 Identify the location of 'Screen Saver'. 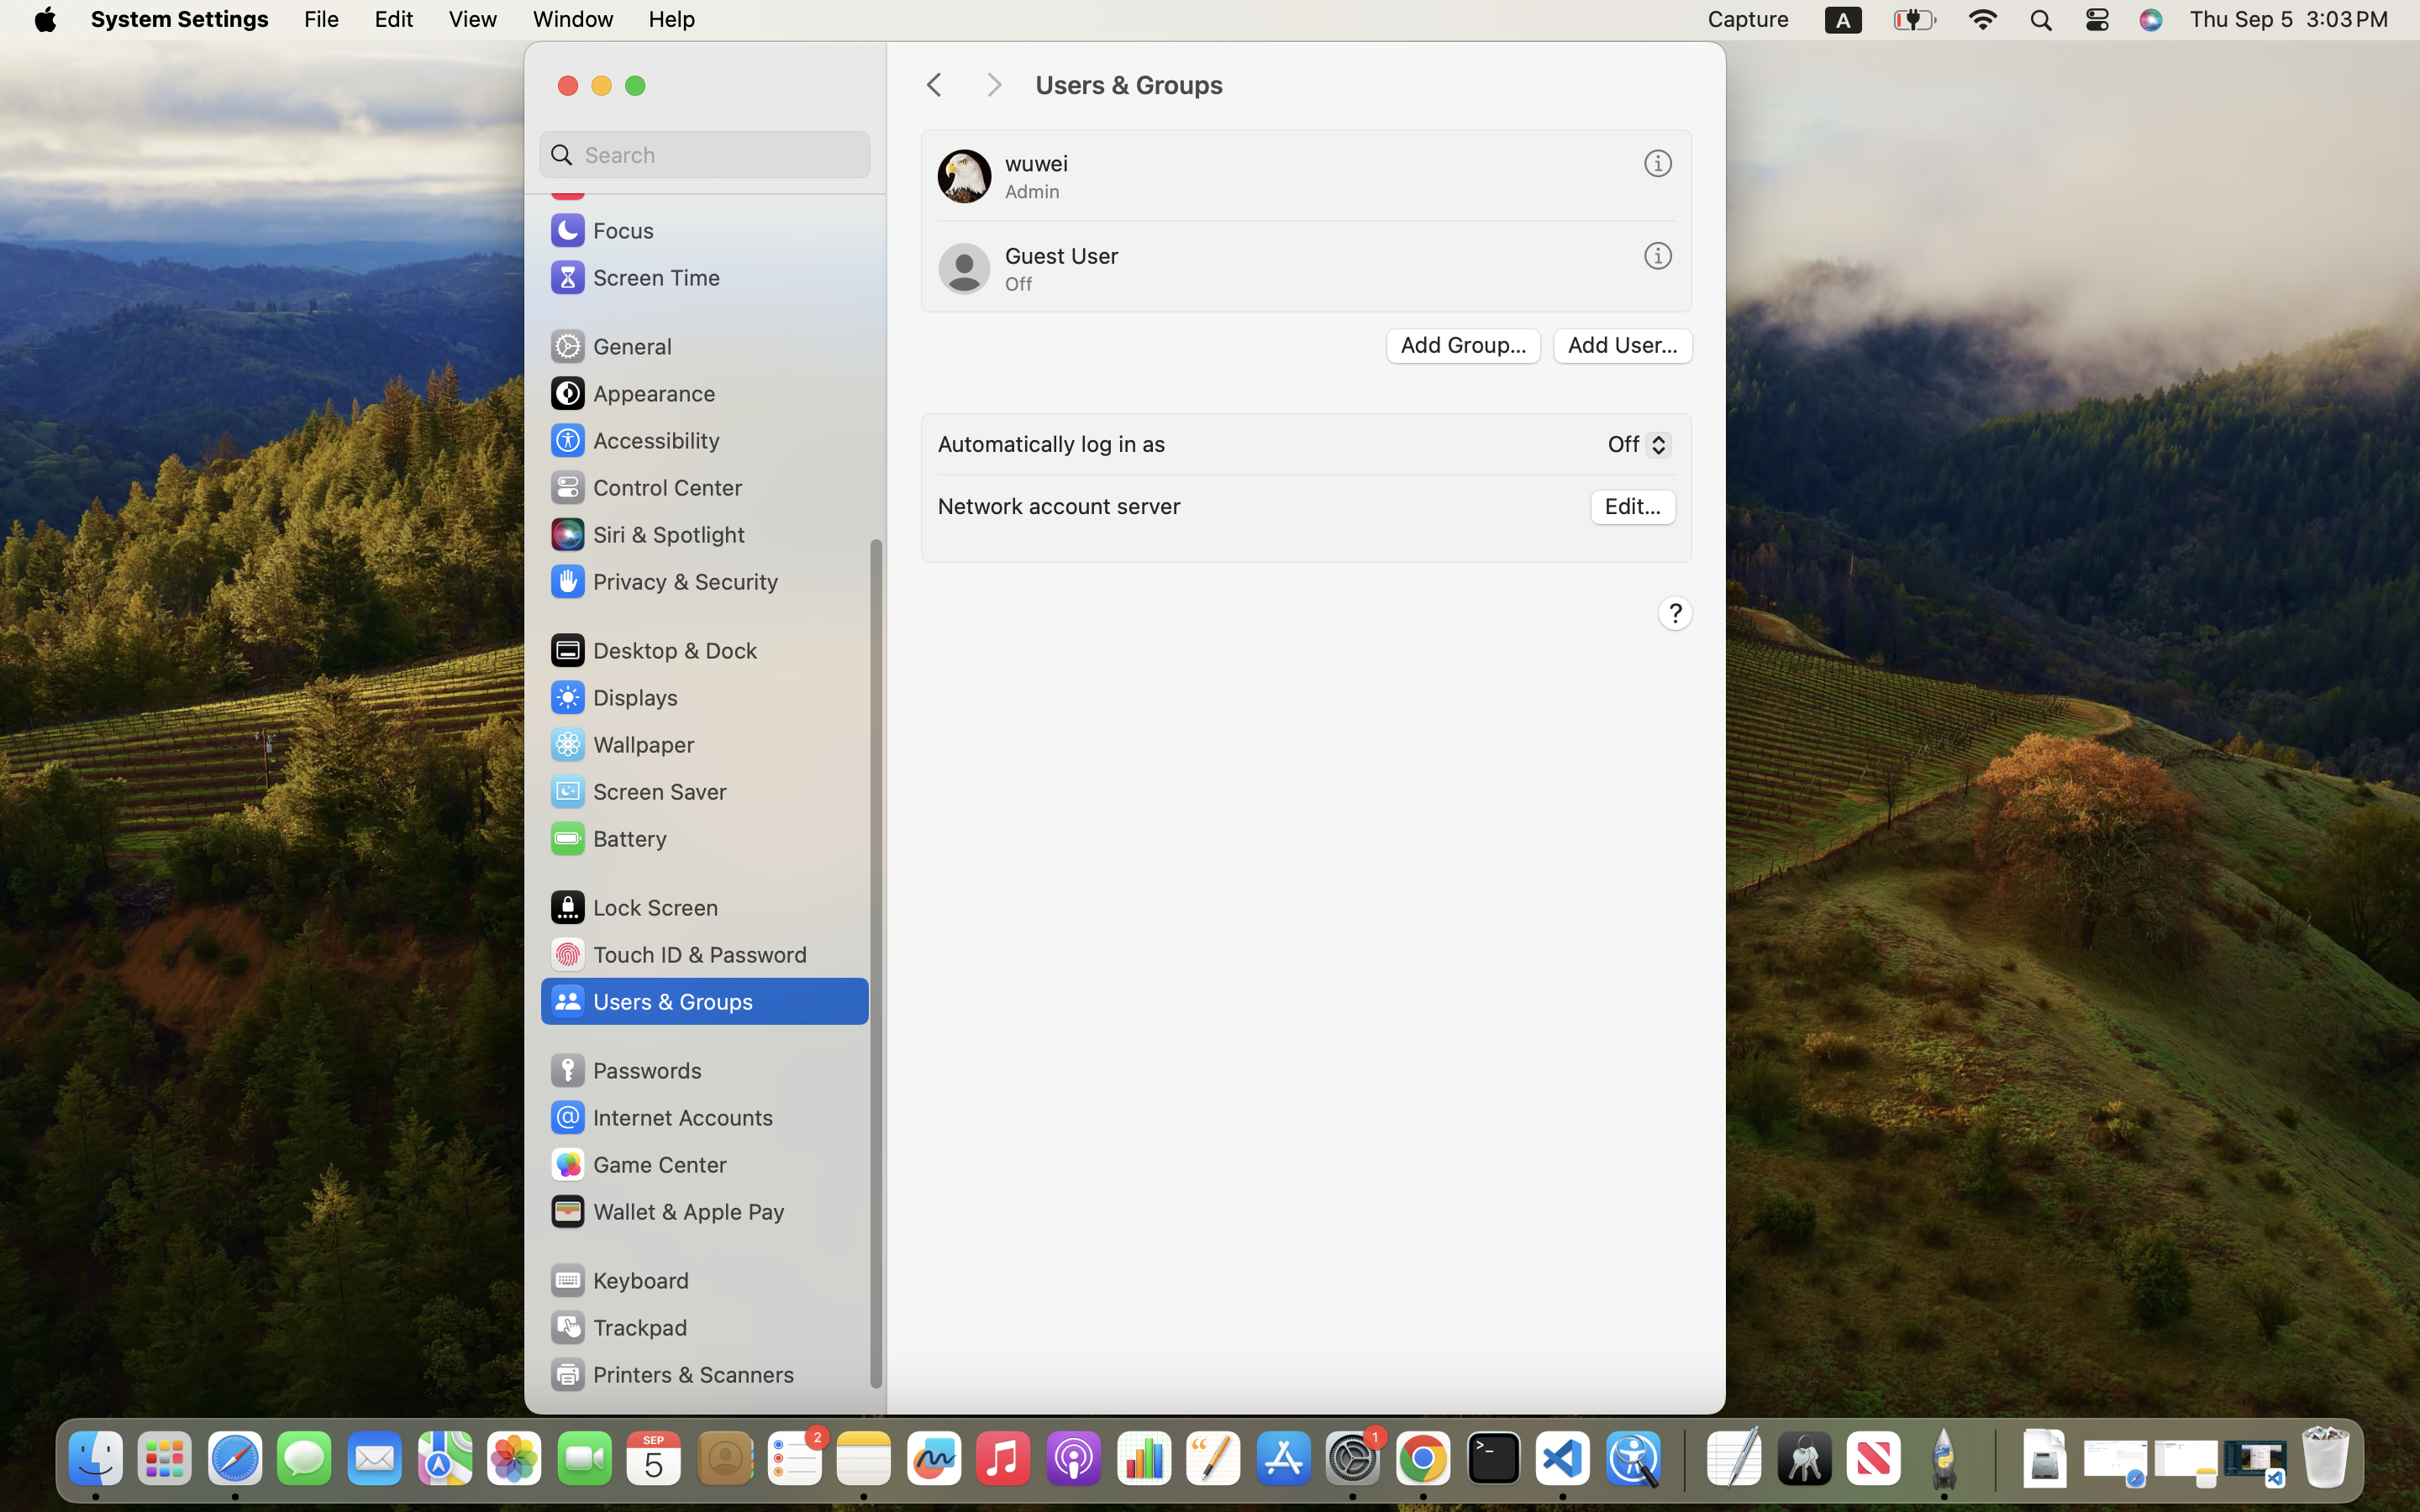
(637, 790).